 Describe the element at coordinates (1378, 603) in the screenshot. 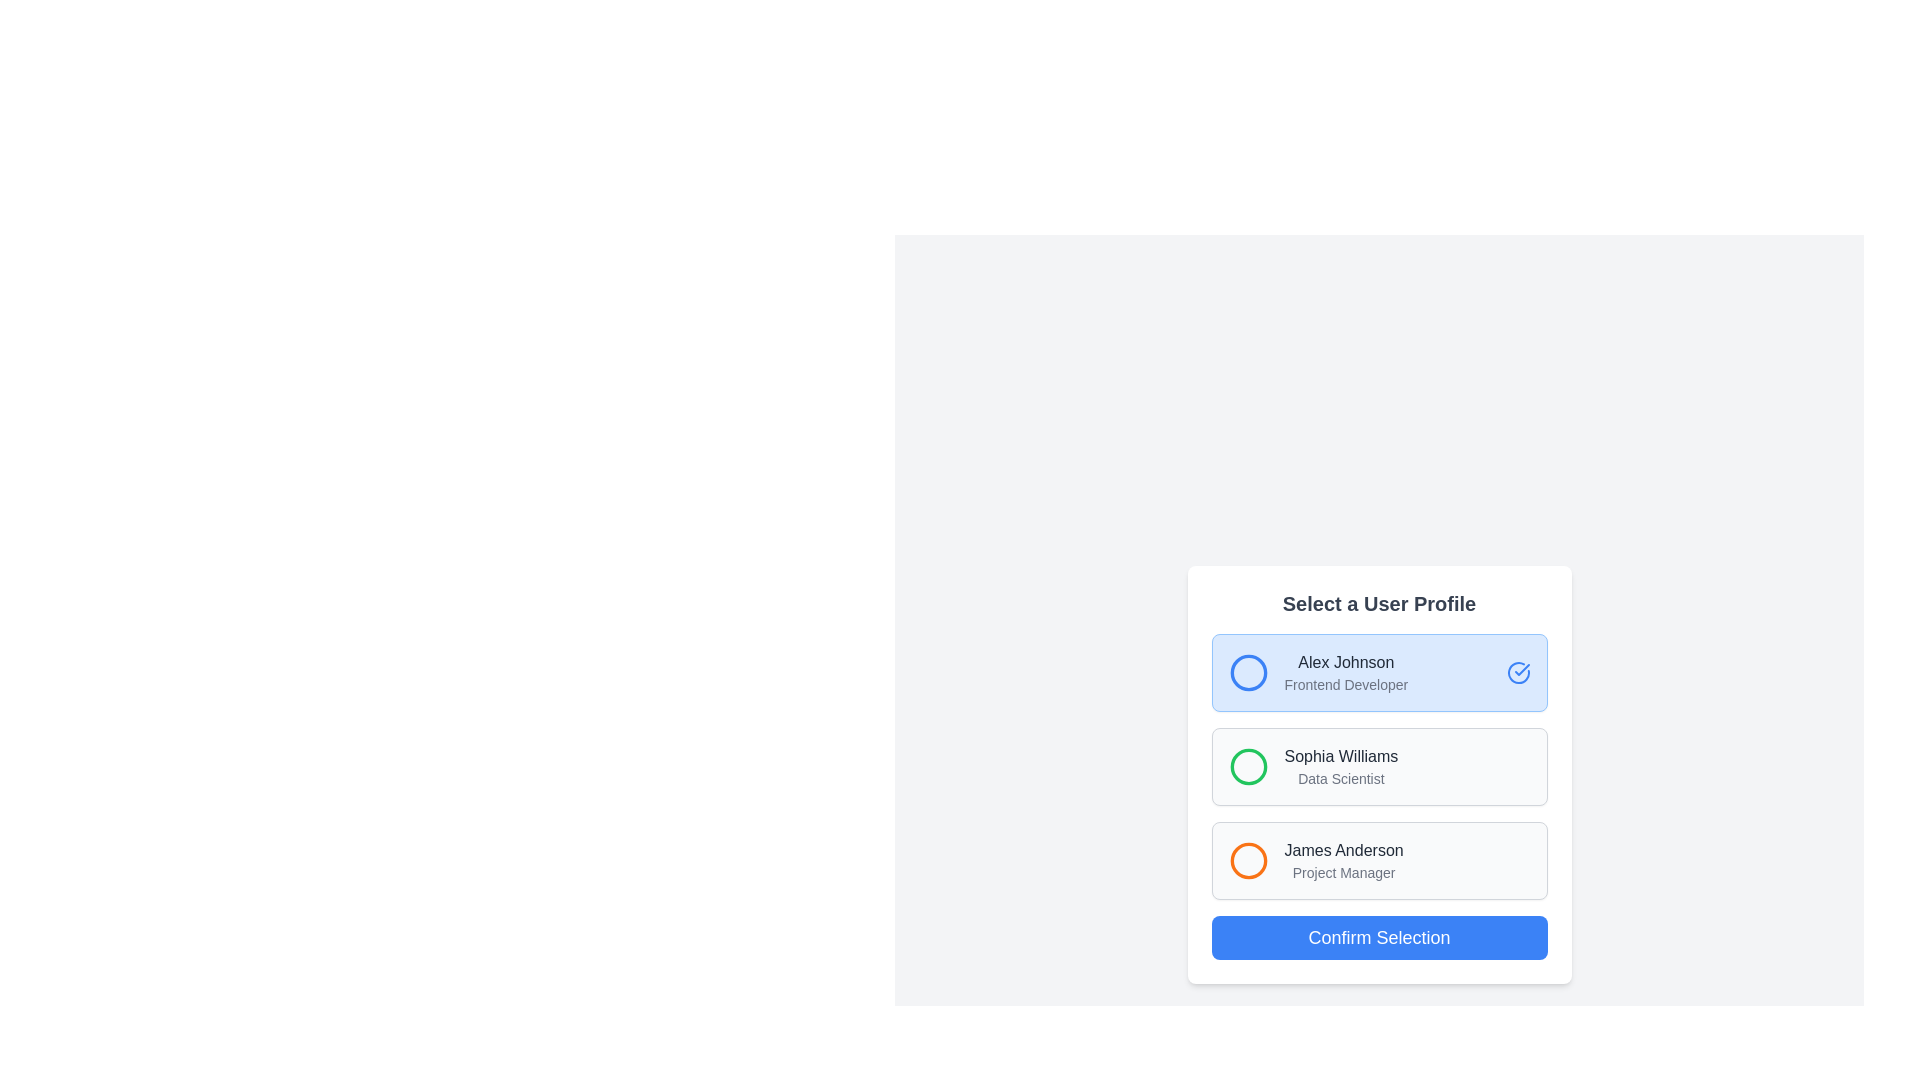

I see `the header text labeled 'Select a User Profile' which is styled in bold gray font and positioned at the top of the user profile selection card` at that location.